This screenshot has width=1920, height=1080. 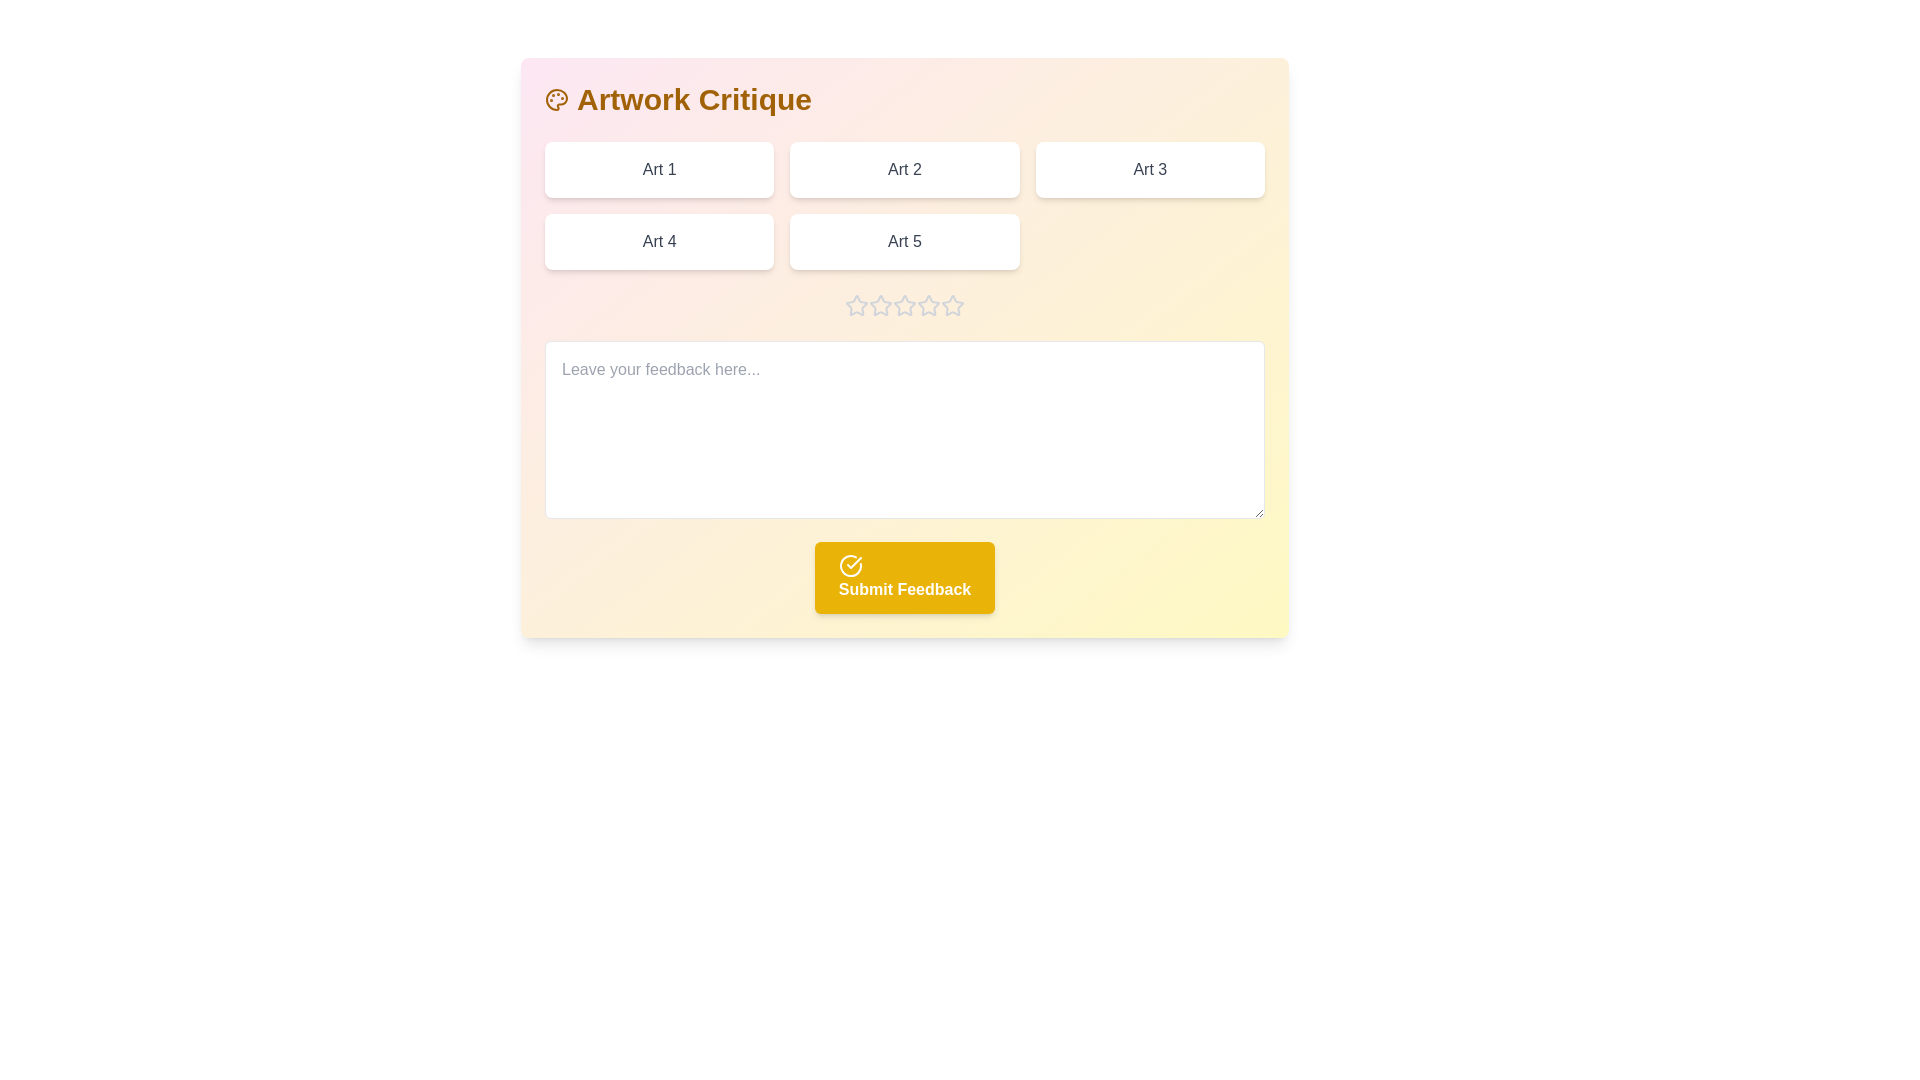 What do you see at coordinates (928, 305) in the screenshot?
I see `the rating to 4 stars by clicking on the corresponding star button` at bounding box center [928, 305].